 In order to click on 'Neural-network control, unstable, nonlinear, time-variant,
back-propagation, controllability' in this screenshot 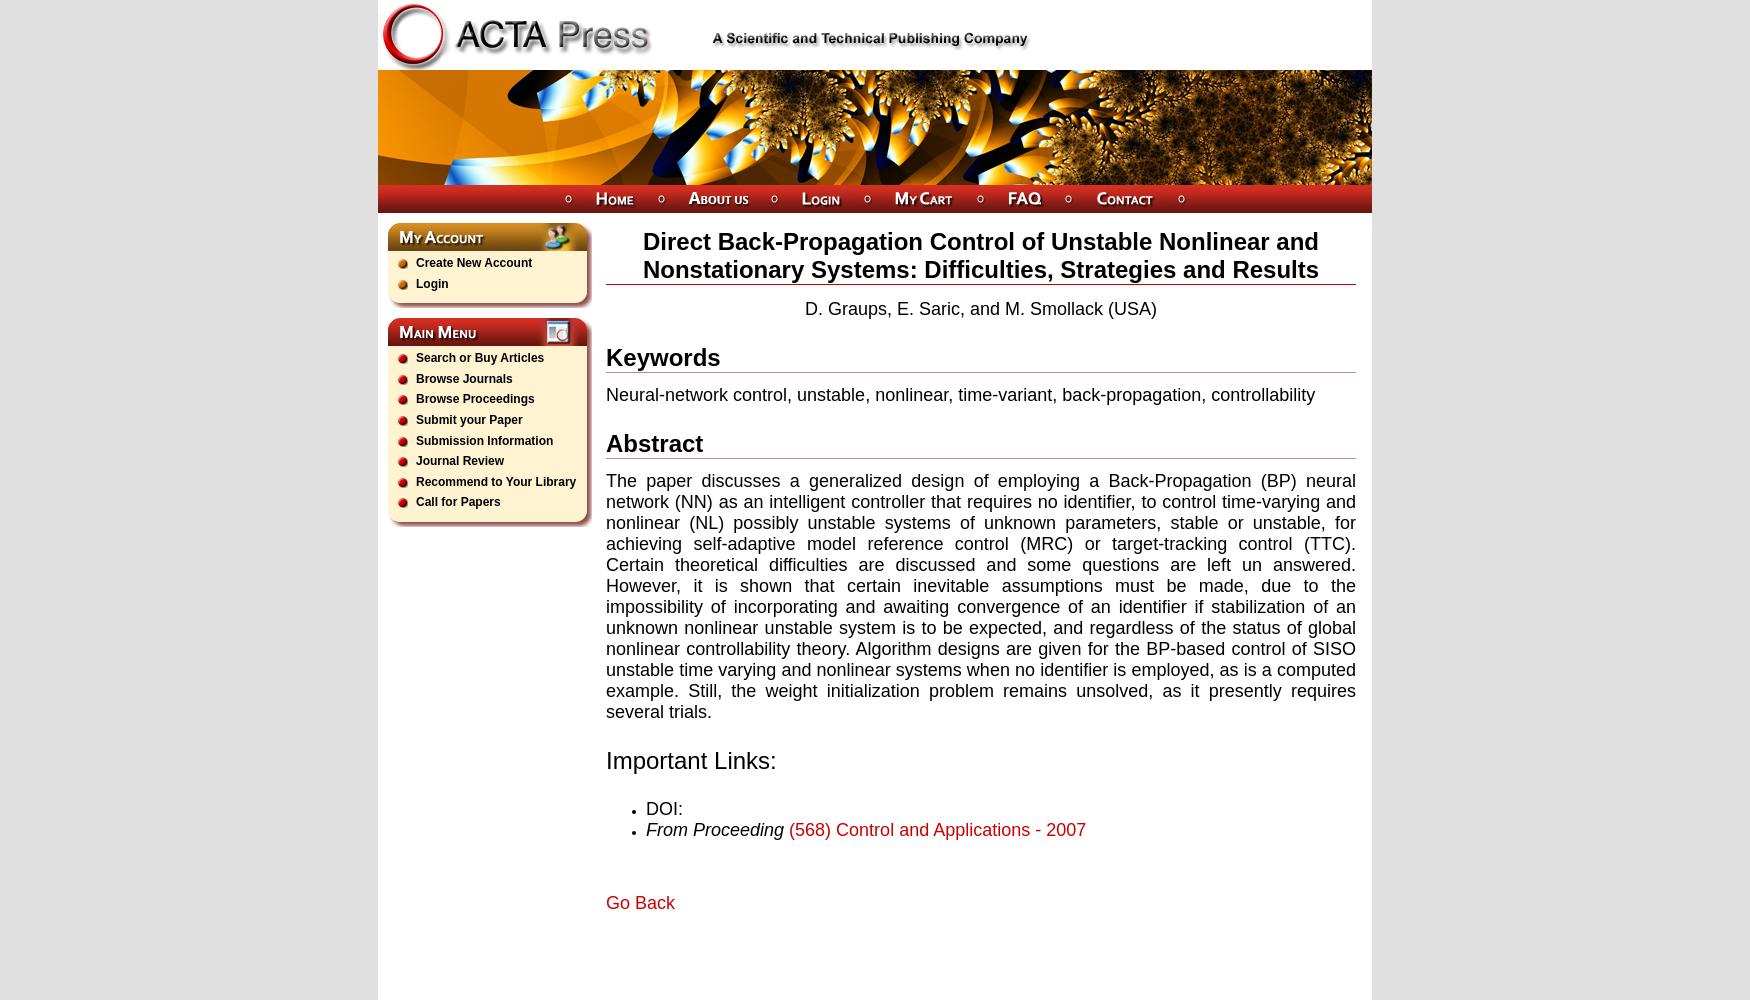, I will do `click(960, 394)`.